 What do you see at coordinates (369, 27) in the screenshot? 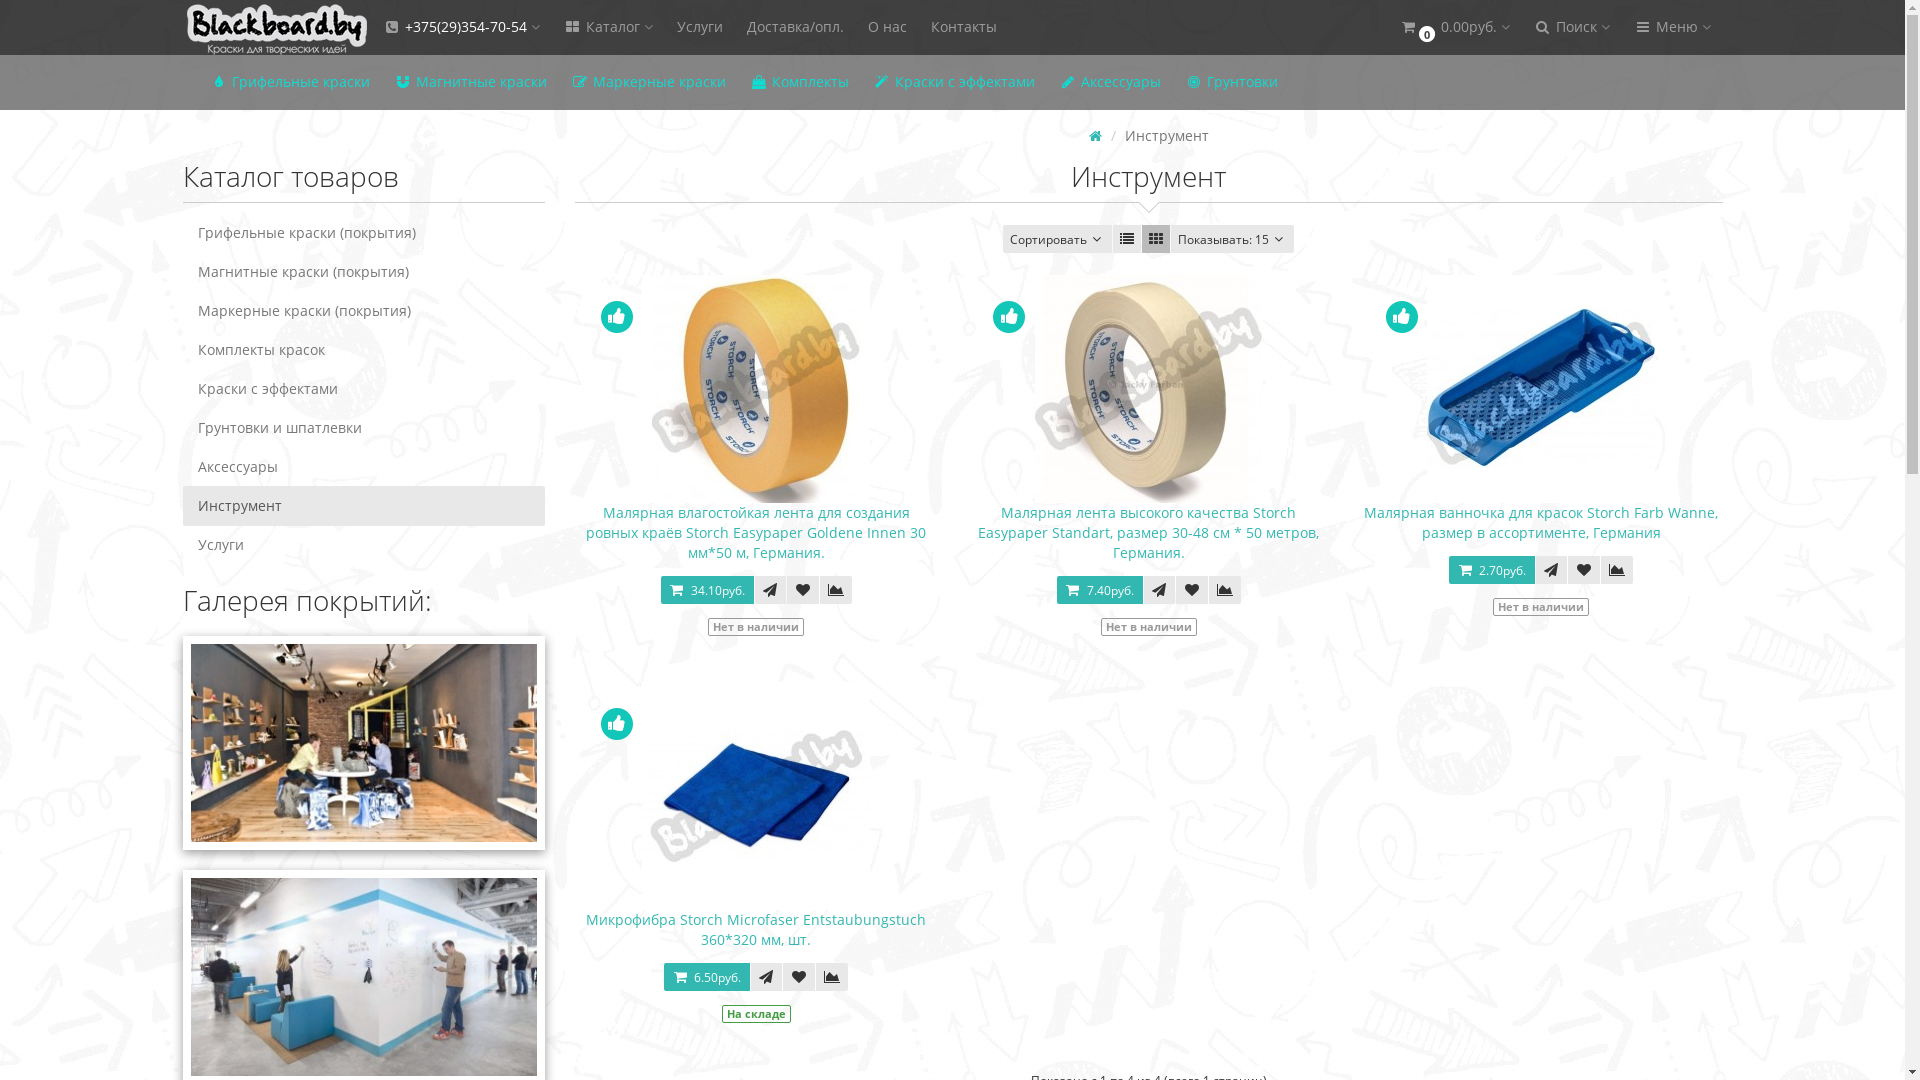
I see `'+375(29)354-70-54'` at bounding box center [369, 27].